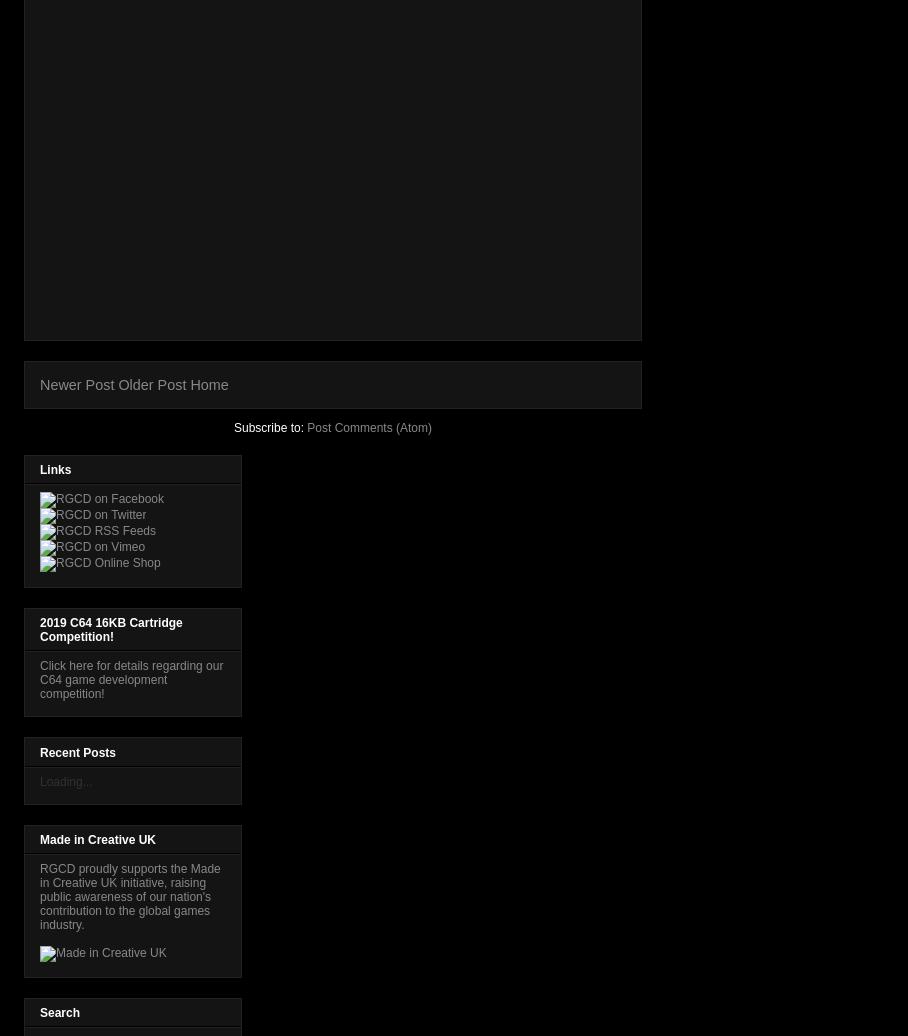 The image size is (908, 1036). What do you see at coordinates (76, 752) in the screenshot?
I see `'Recent Posts'` at bounding box center [76, 752].